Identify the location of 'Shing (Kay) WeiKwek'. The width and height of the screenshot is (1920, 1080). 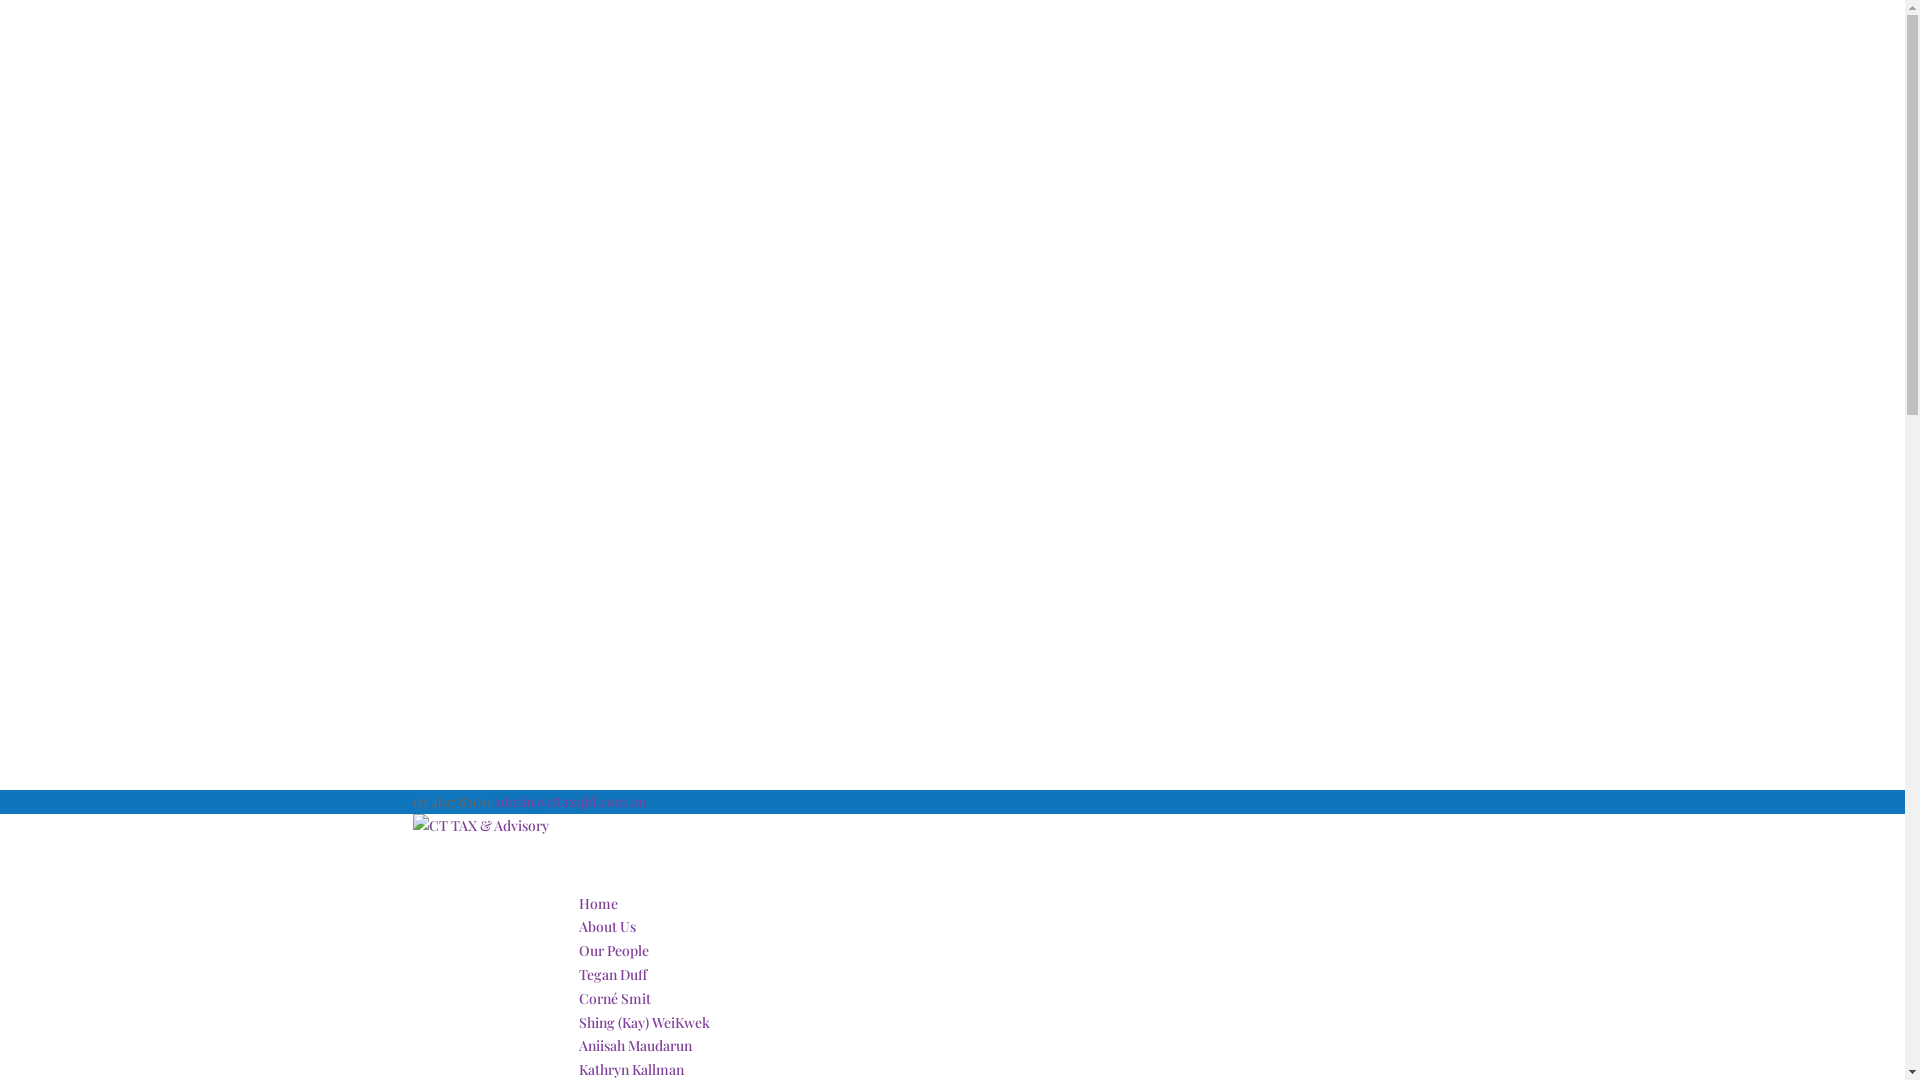
(643, 1022).